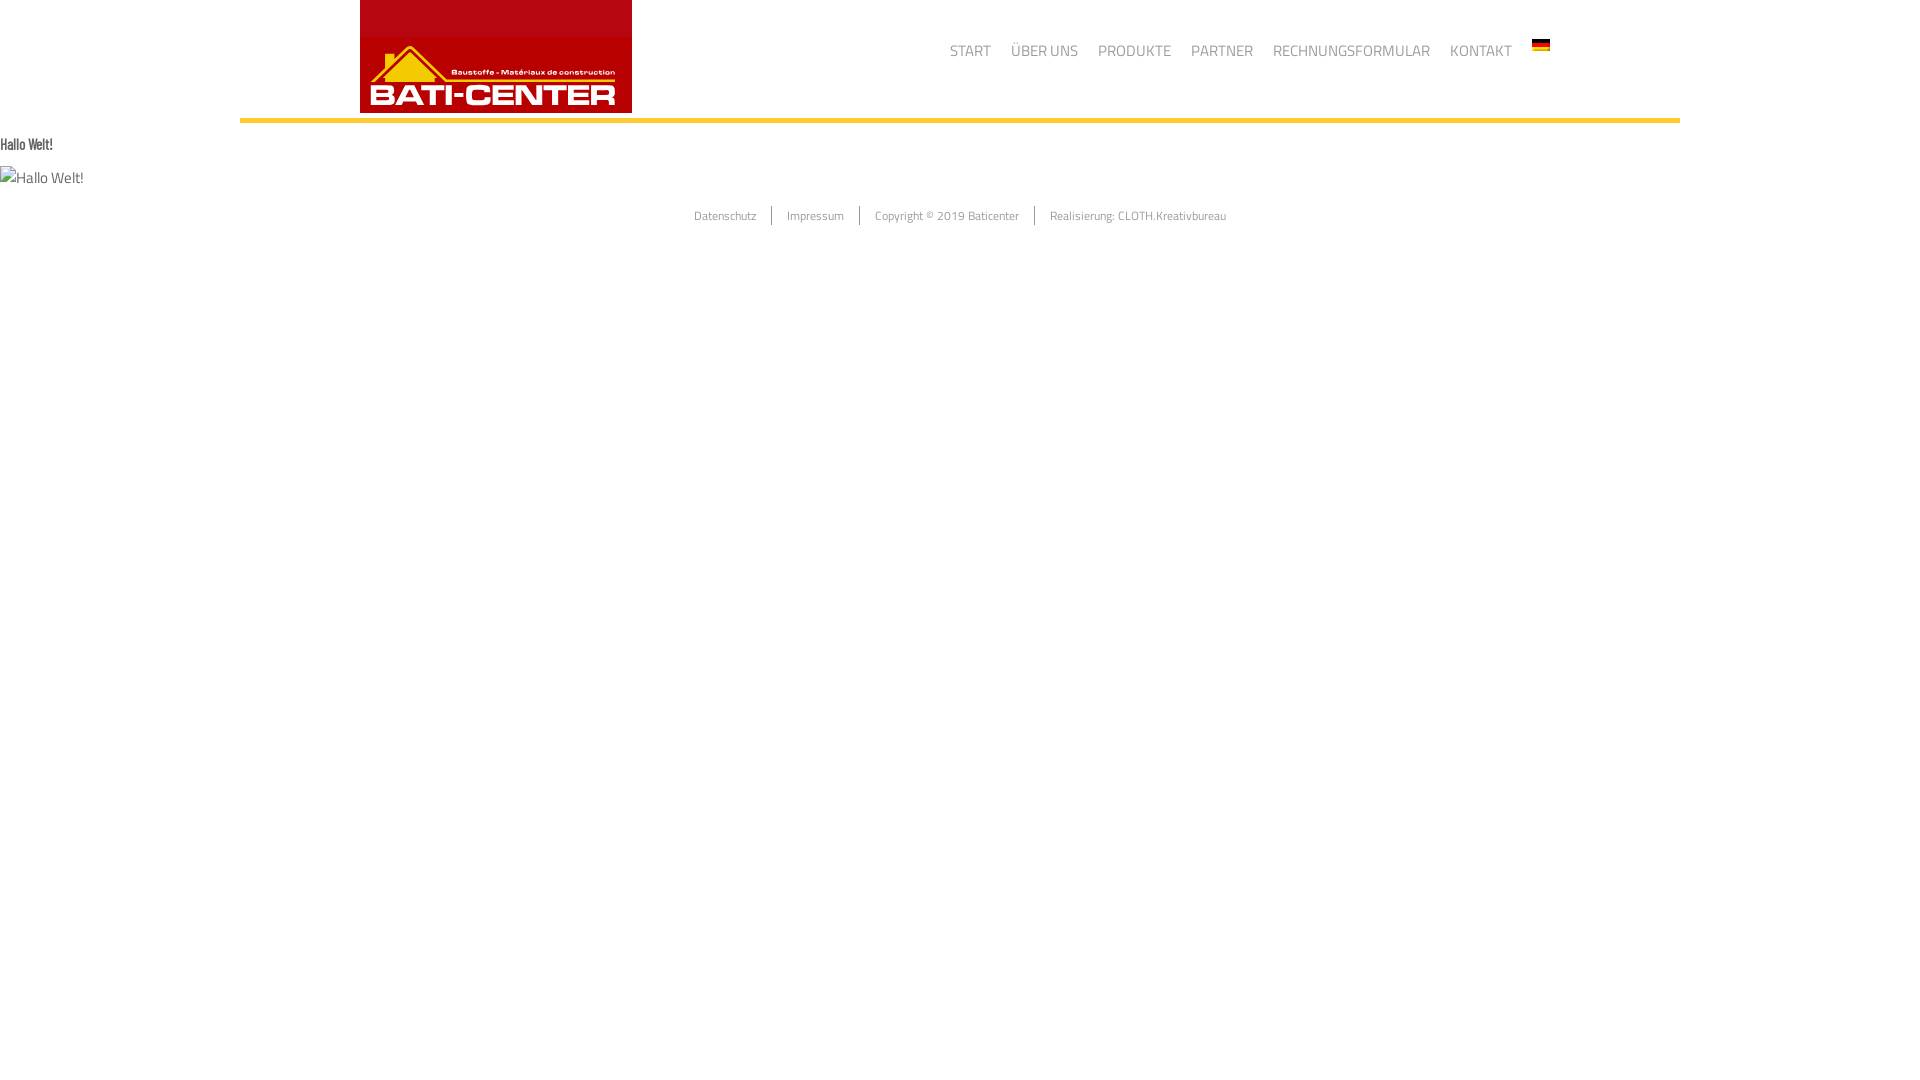  What do you see at coordinates (1134, 48) in the screenshot?
I see `'PRODUKTE'` at bounding box center [1134, 48].